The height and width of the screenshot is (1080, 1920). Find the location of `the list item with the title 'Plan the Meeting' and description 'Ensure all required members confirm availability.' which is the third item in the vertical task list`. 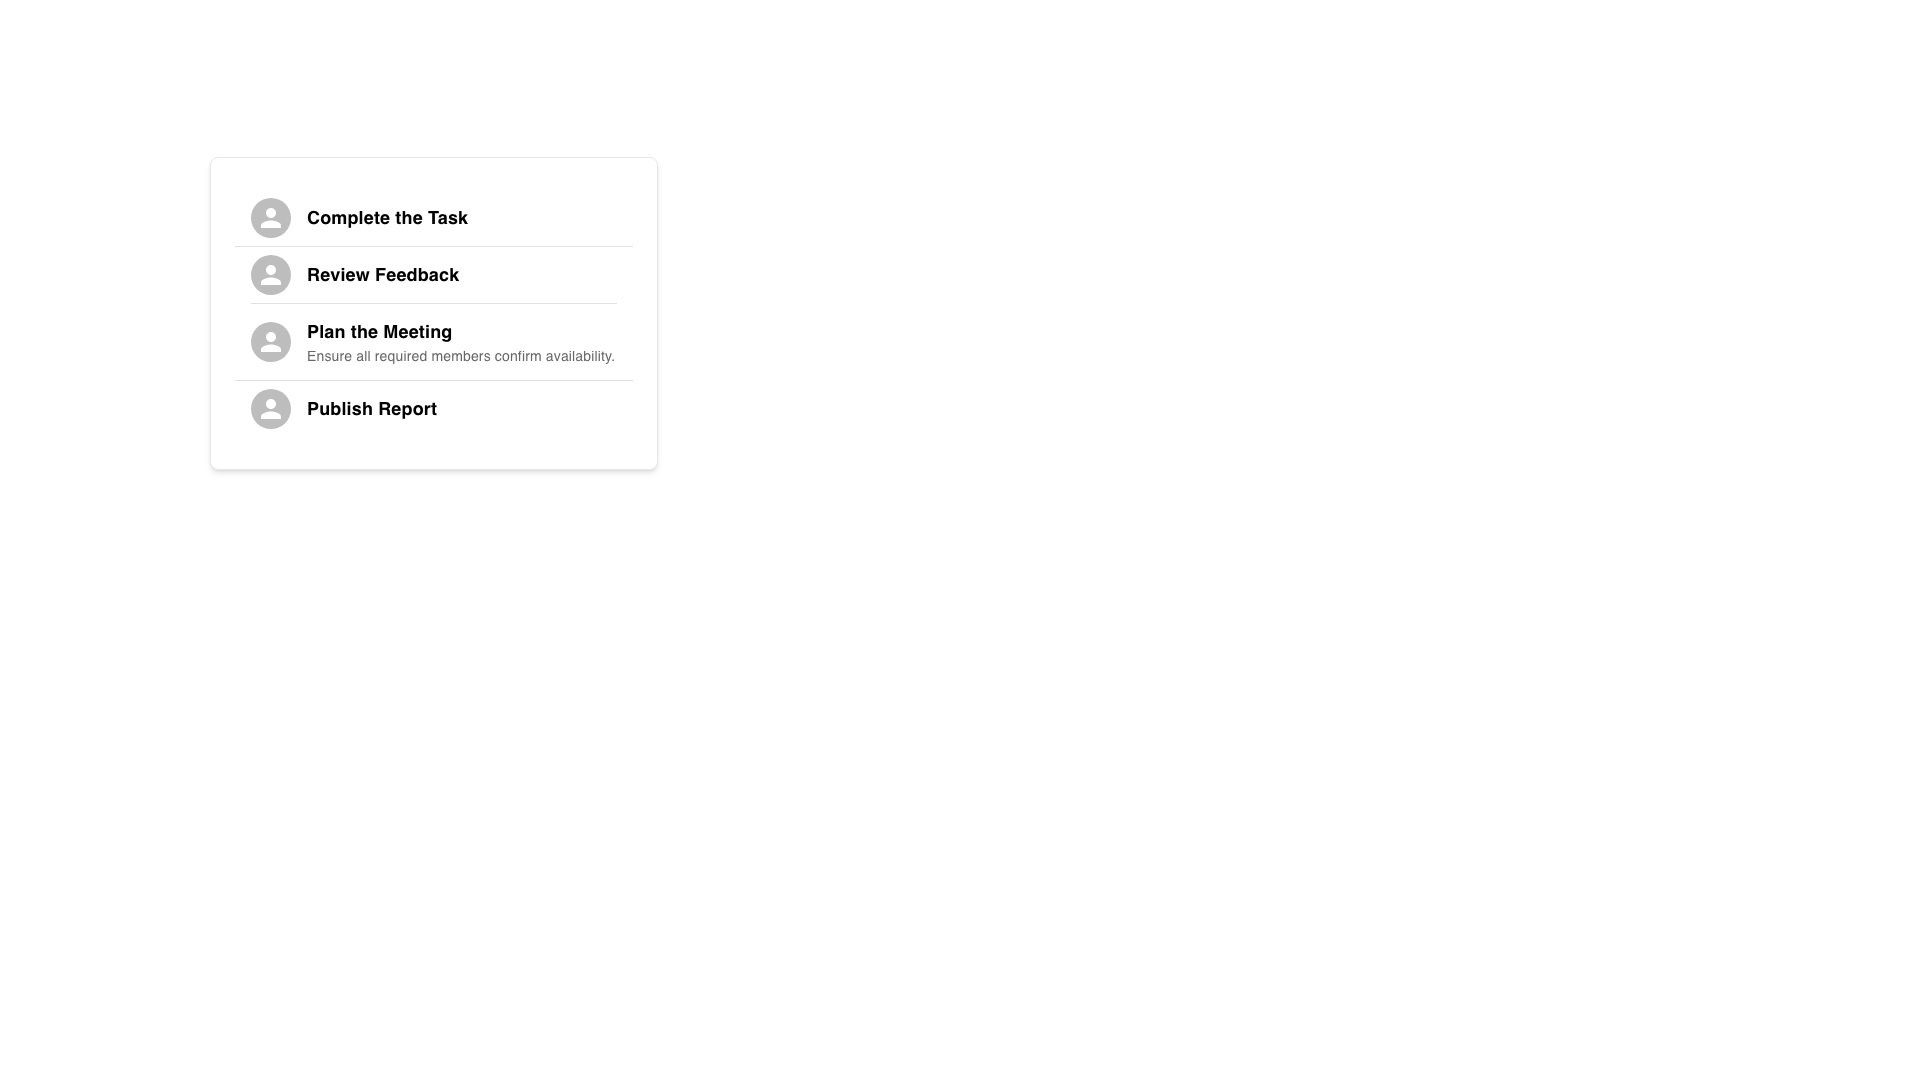

the list item with the title 'Plan the Meeting' and description 'Ensure all required members confirm availability.' which is the third item in the vertical task list is located at coordinates (432, 312).